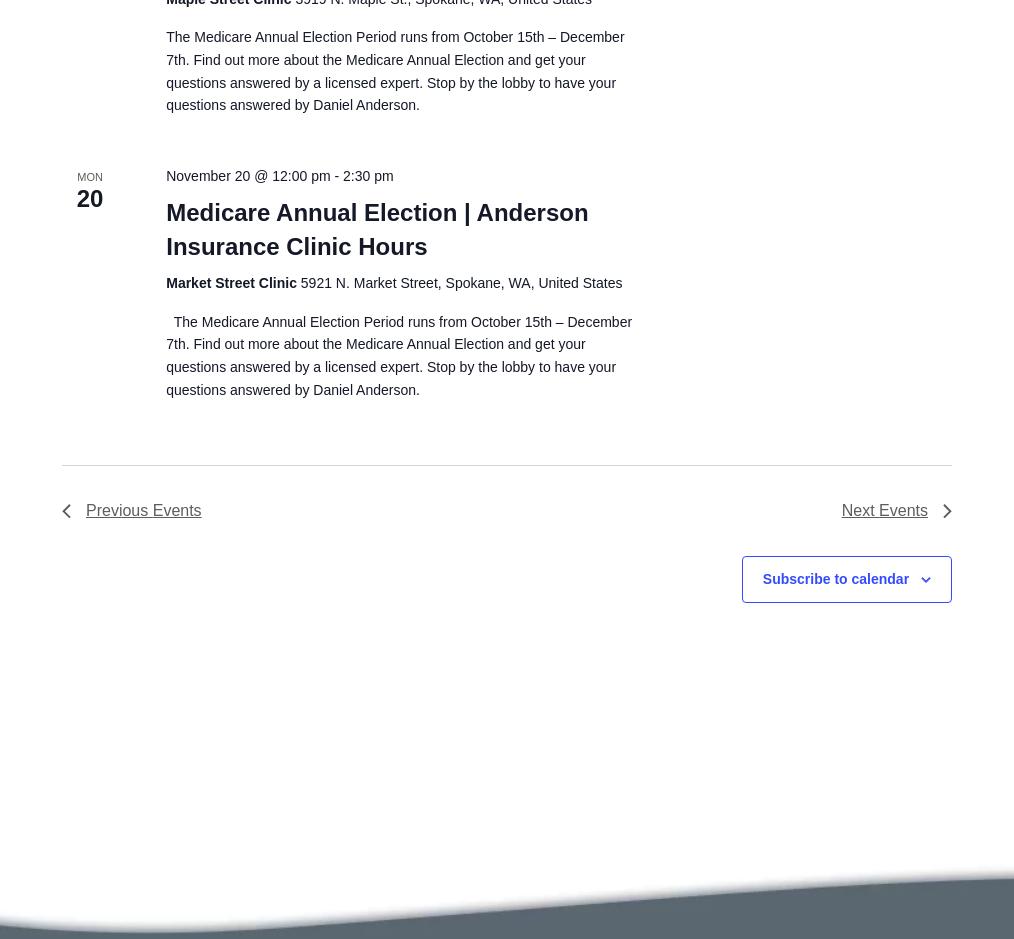  Describe the element at coordinates (232, 280) in the screenshot. I see `'Market Street Clinic'` at that location.